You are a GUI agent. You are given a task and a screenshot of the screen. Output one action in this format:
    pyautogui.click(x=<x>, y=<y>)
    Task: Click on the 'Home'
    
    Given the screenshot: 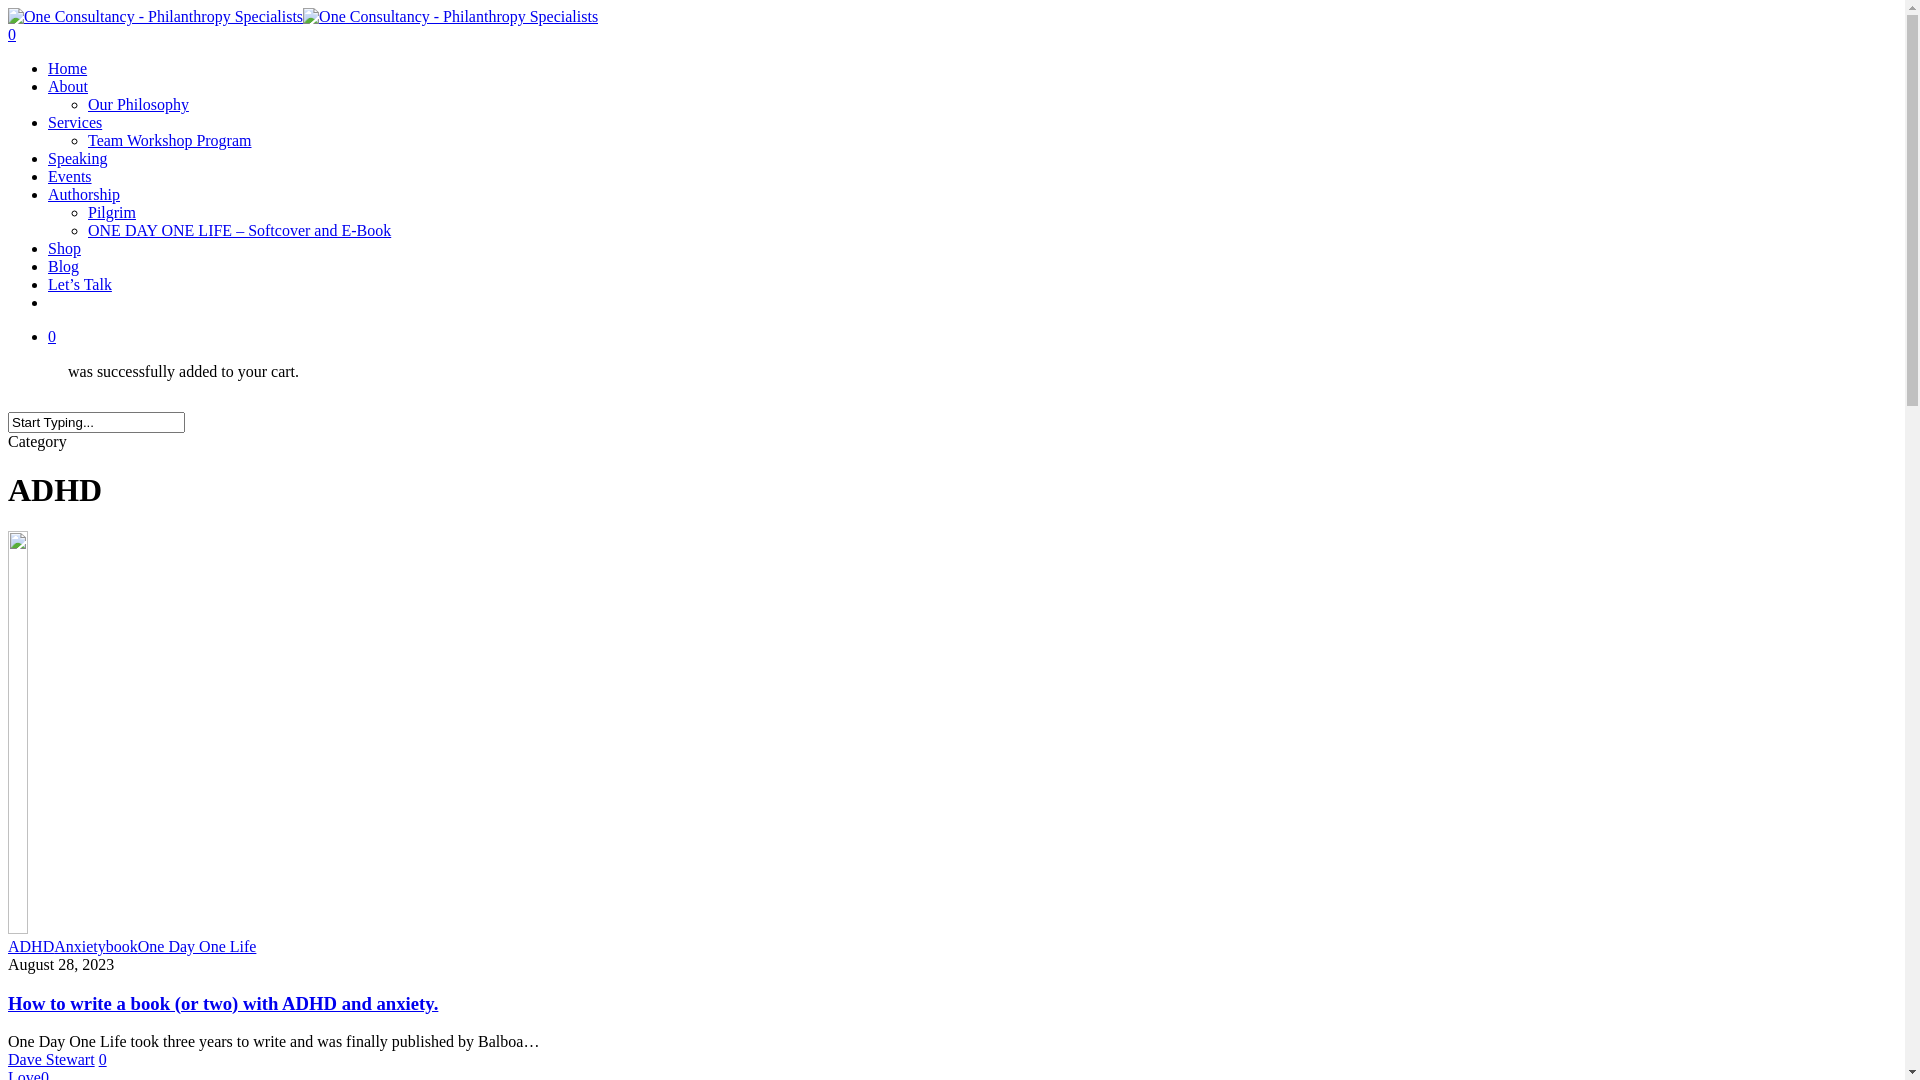 What is the action you would take?
    pyautogui.click(x=67, y=67)
    